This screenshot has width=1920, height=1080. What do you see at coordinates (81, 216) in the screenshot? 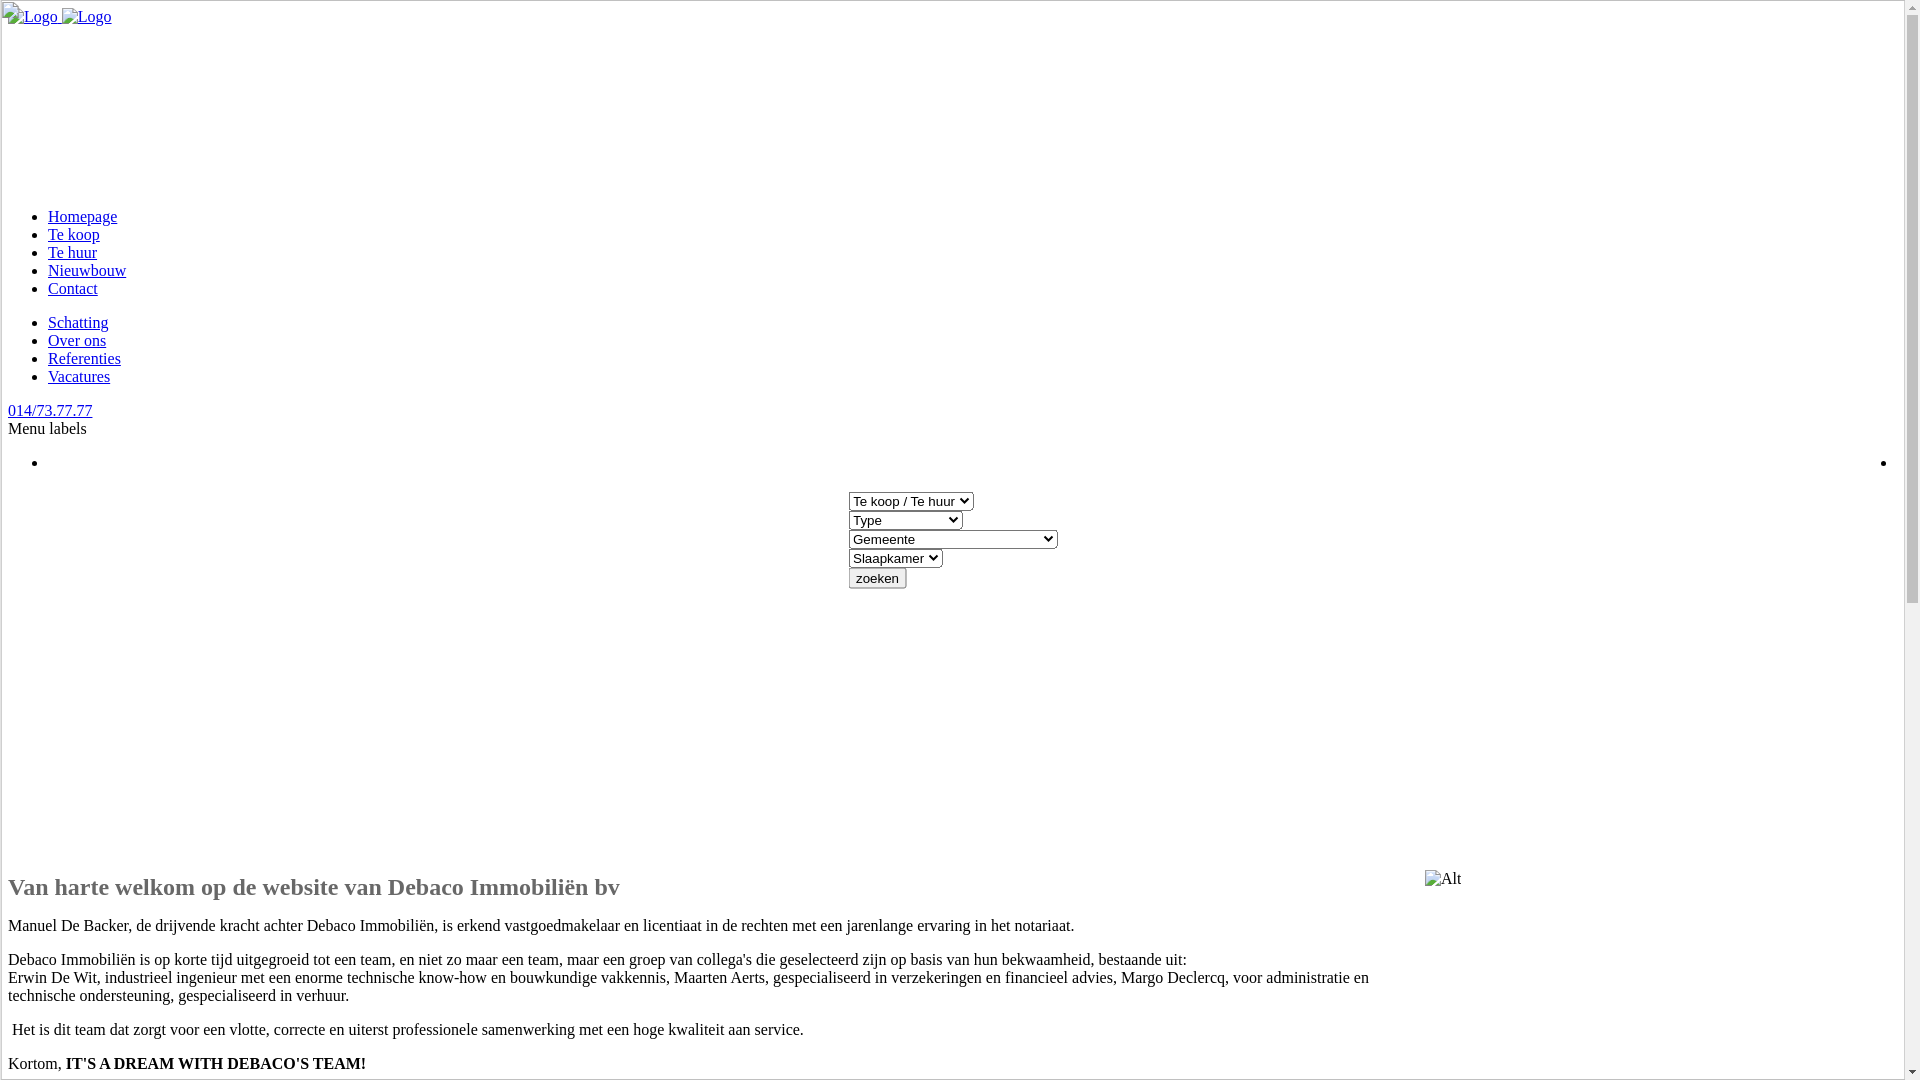
I see `'Homepage'` at bounding box center [81, 216].